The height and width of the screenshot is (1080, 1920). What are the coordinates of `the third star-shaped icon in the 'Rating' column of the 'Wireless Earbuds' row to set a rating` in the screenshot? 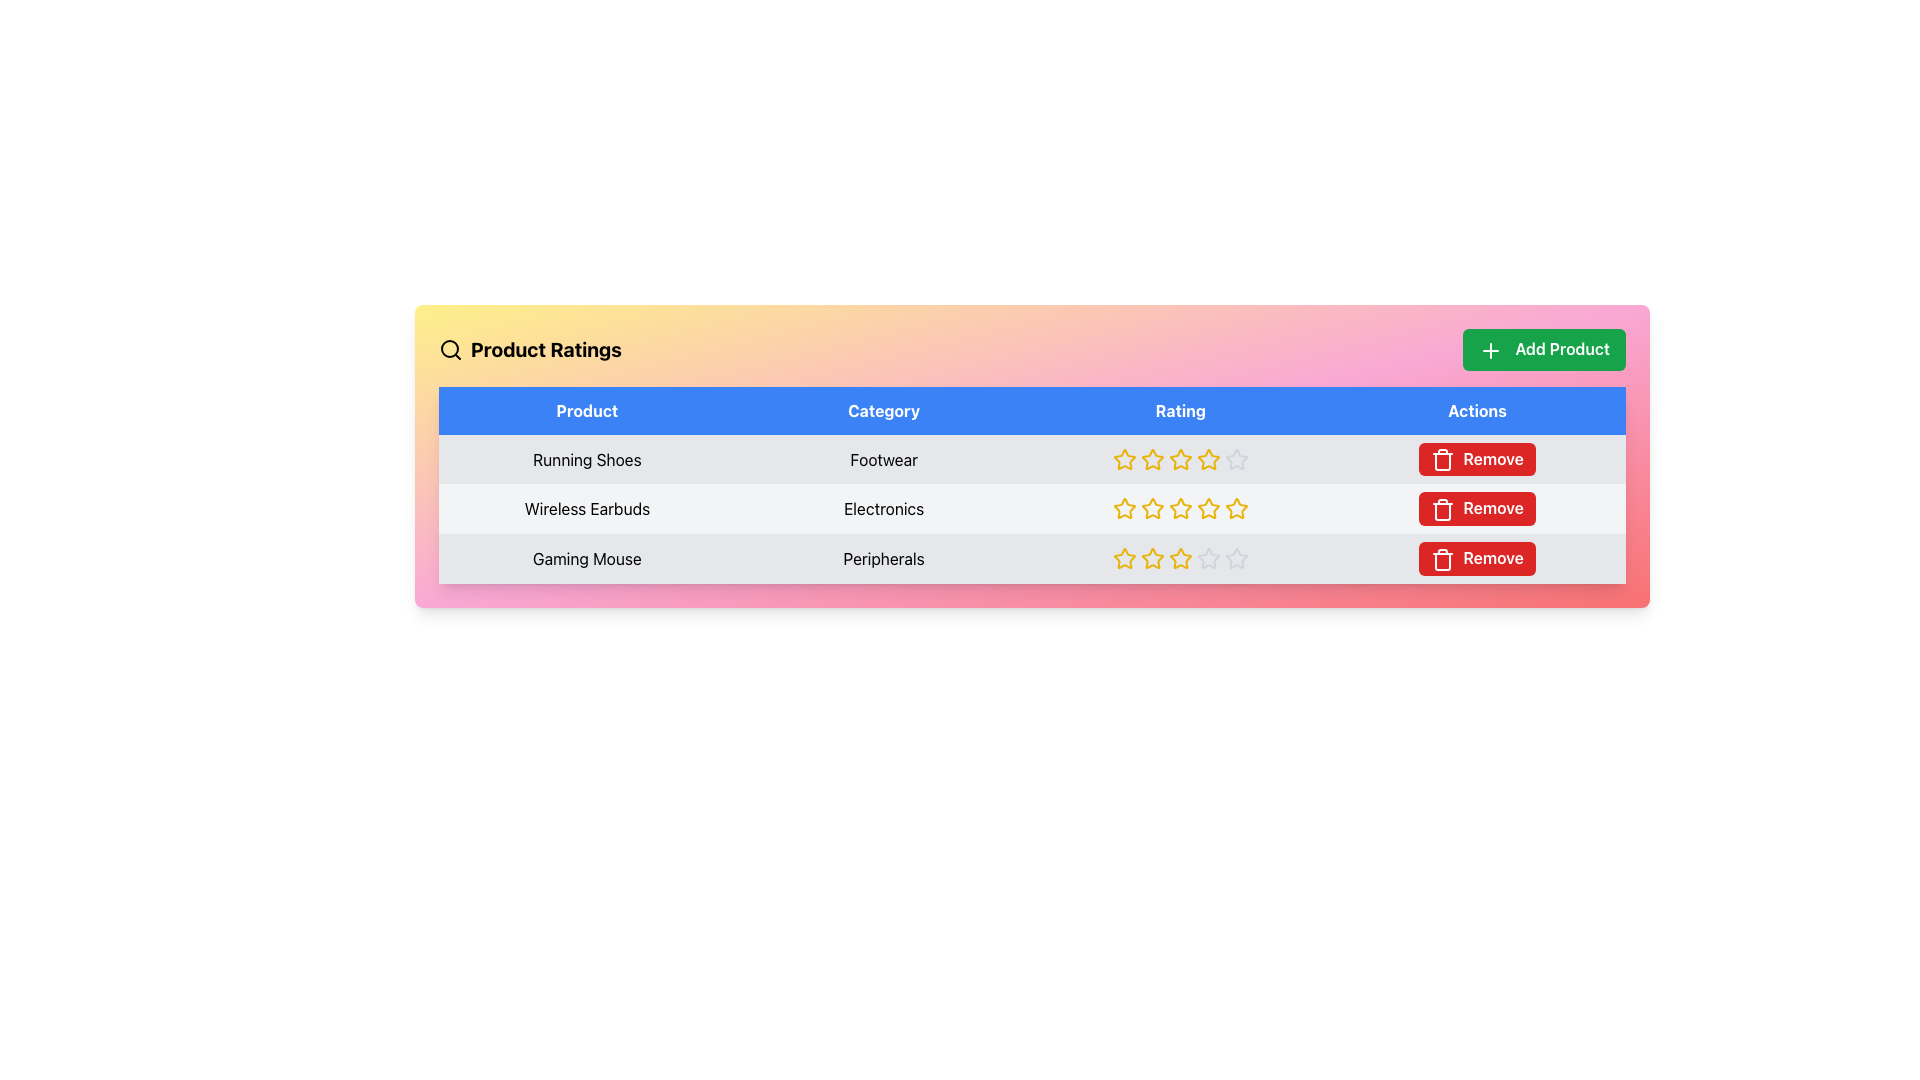 It's located at (1207, 507).